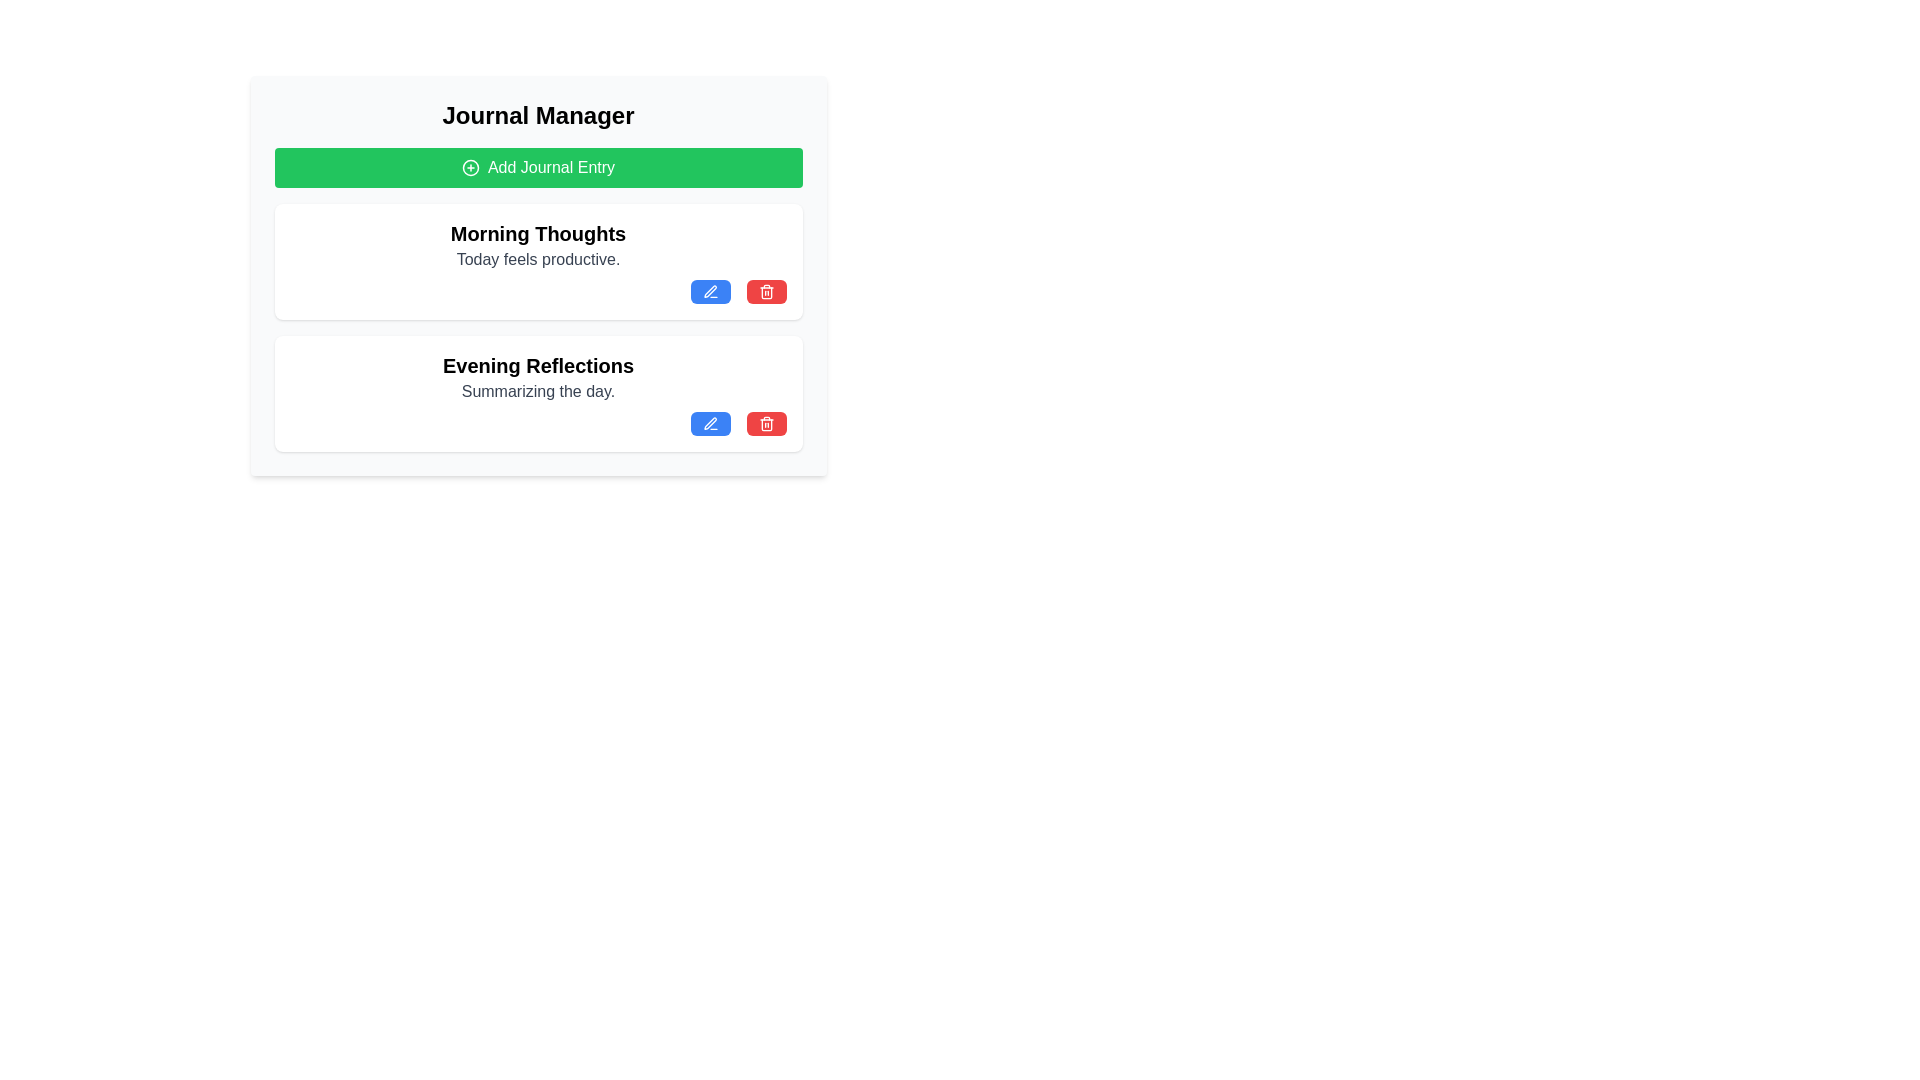 This screenshot has height=1080, width=1920. I want to click on the delete icon associated with 'Evening Reflections', so click(765, 423).